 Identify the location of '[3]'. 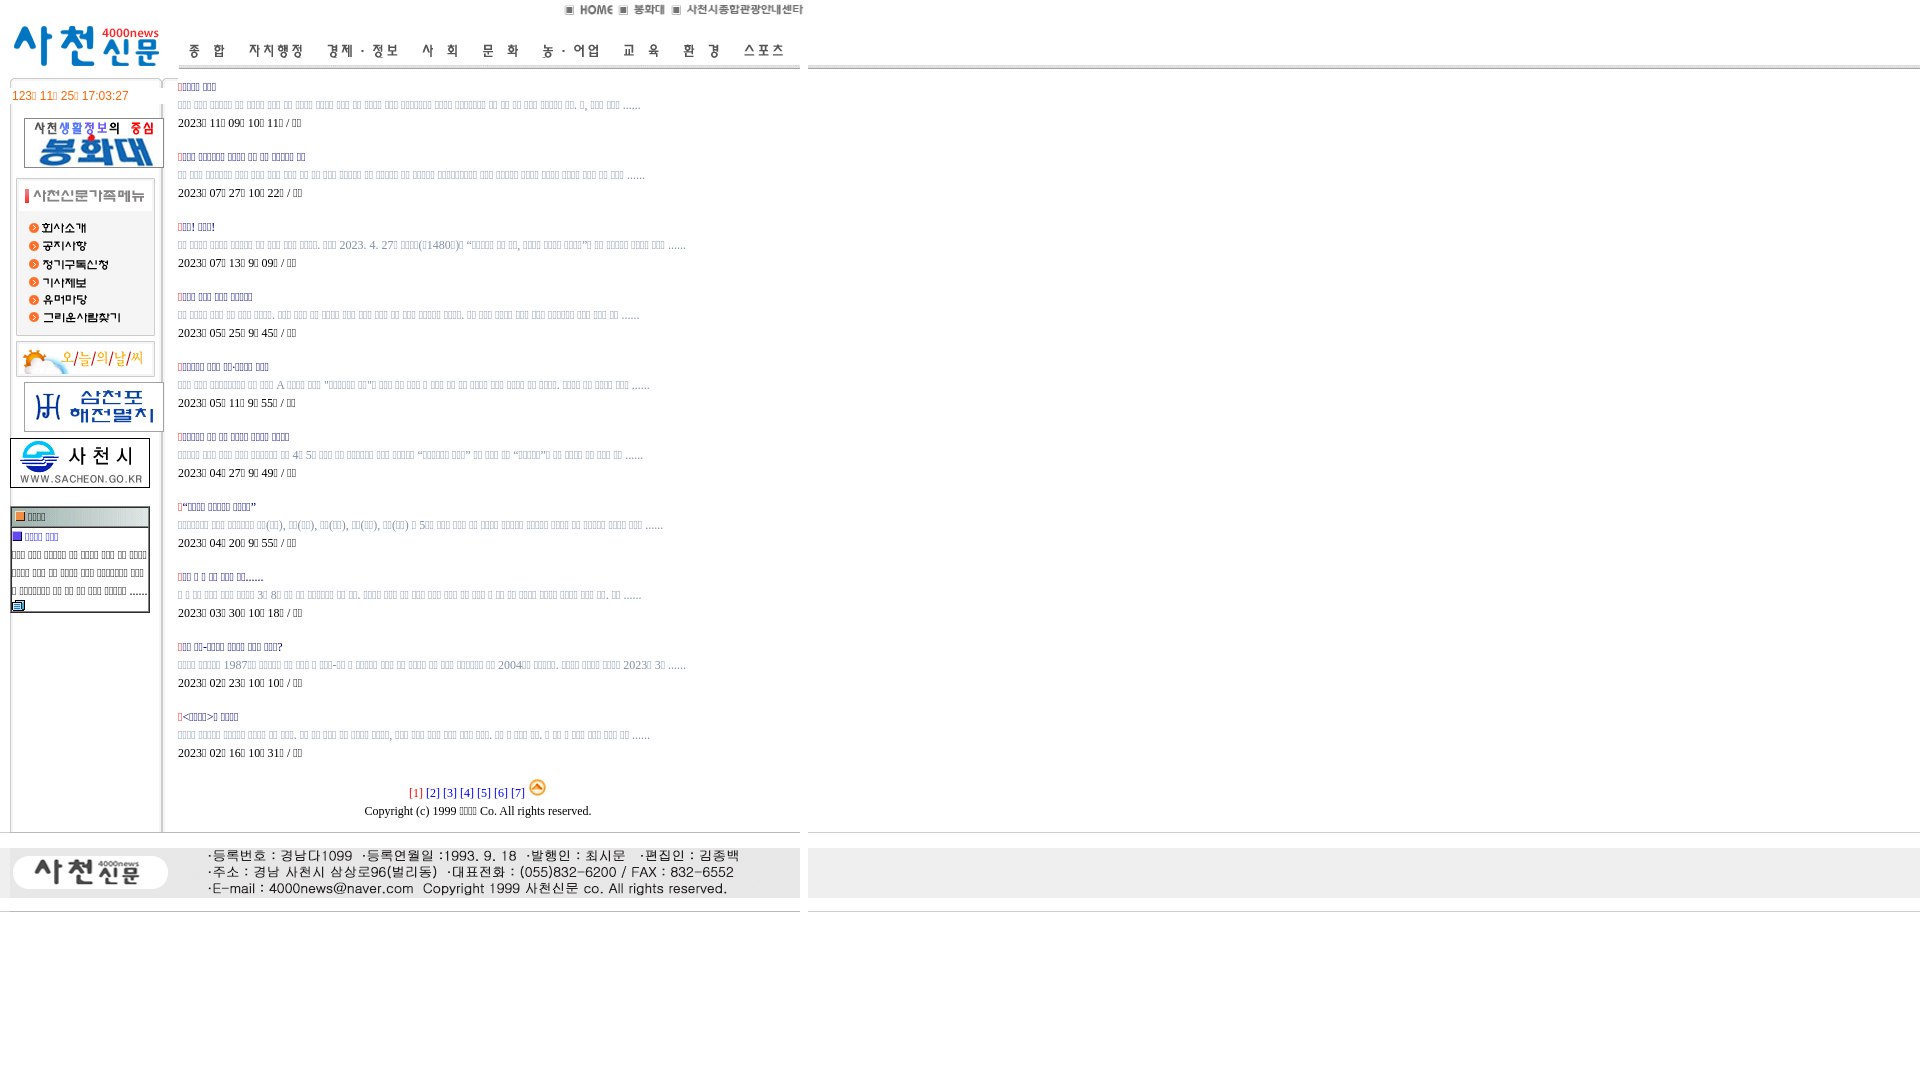
(449, 792).